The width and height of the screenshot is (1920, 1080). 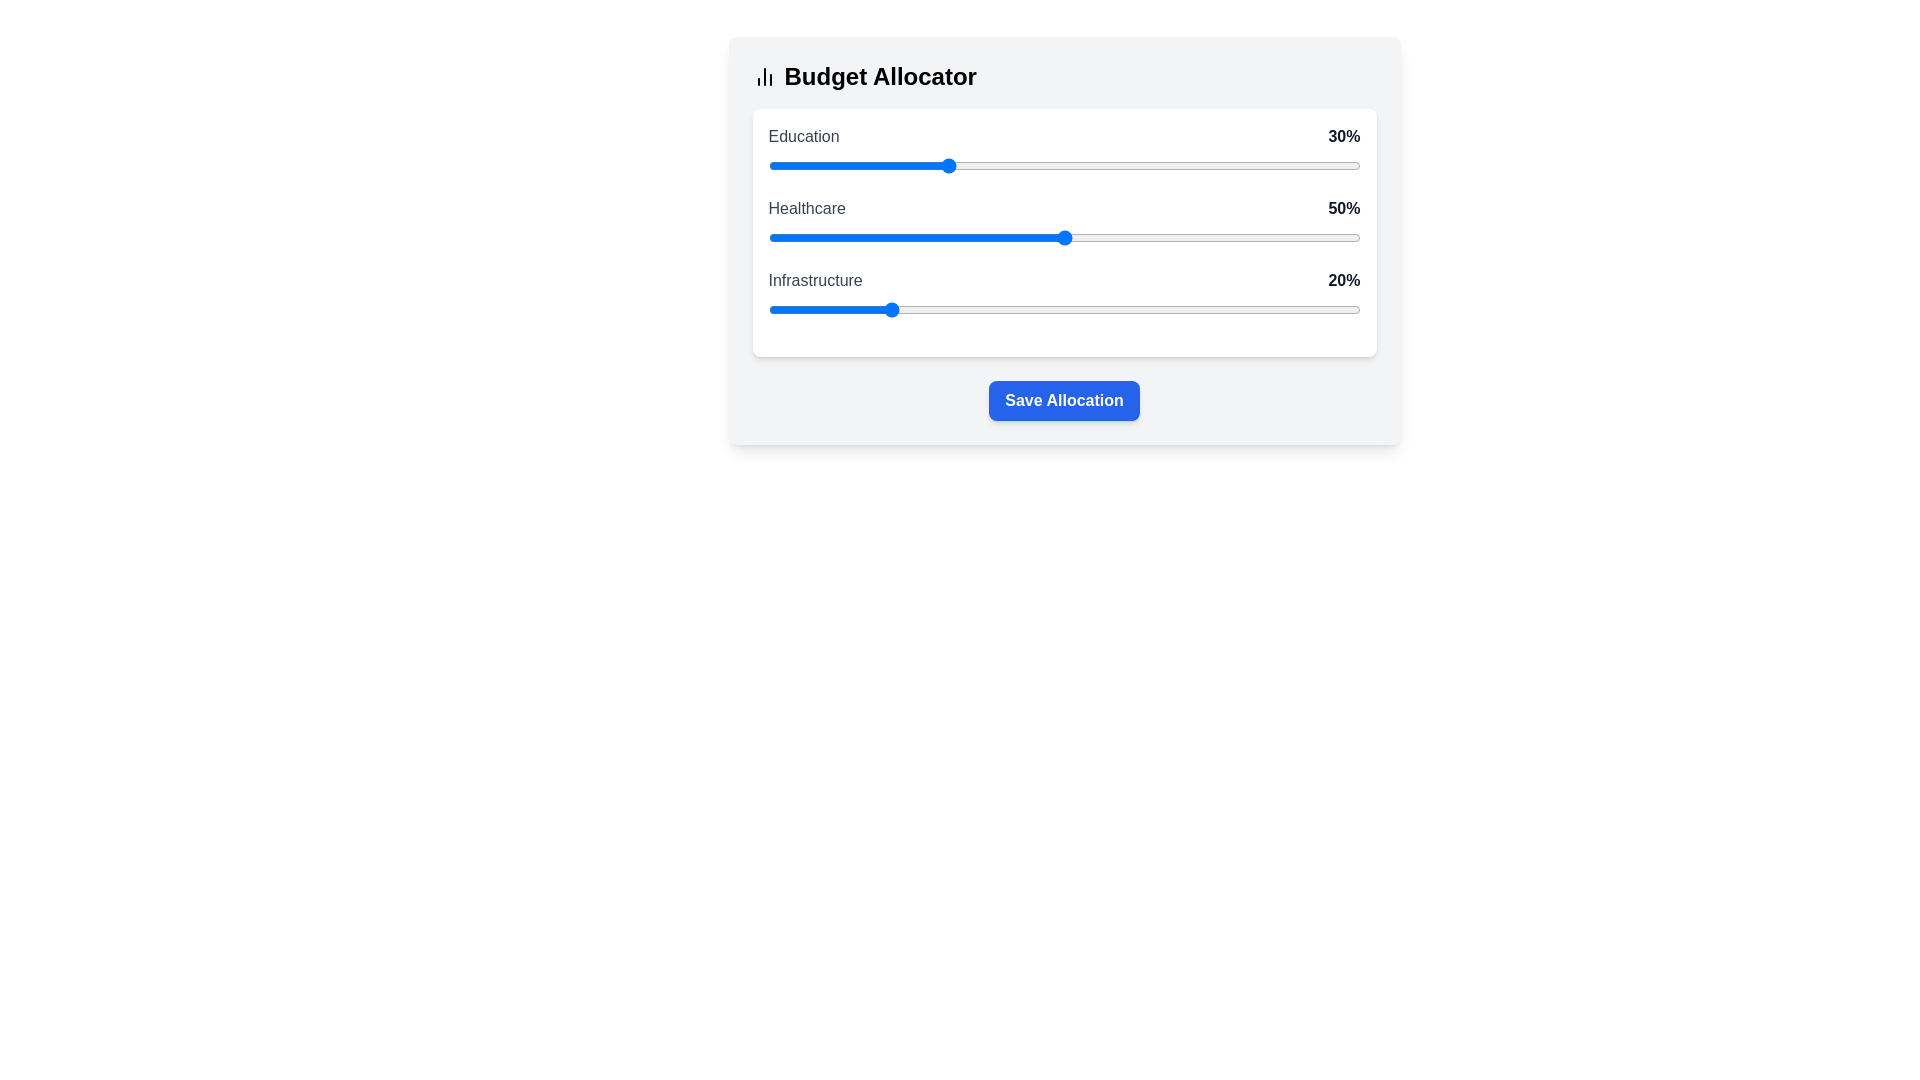 I want to click on infrastructure allocation, so click(x=921, y=309).